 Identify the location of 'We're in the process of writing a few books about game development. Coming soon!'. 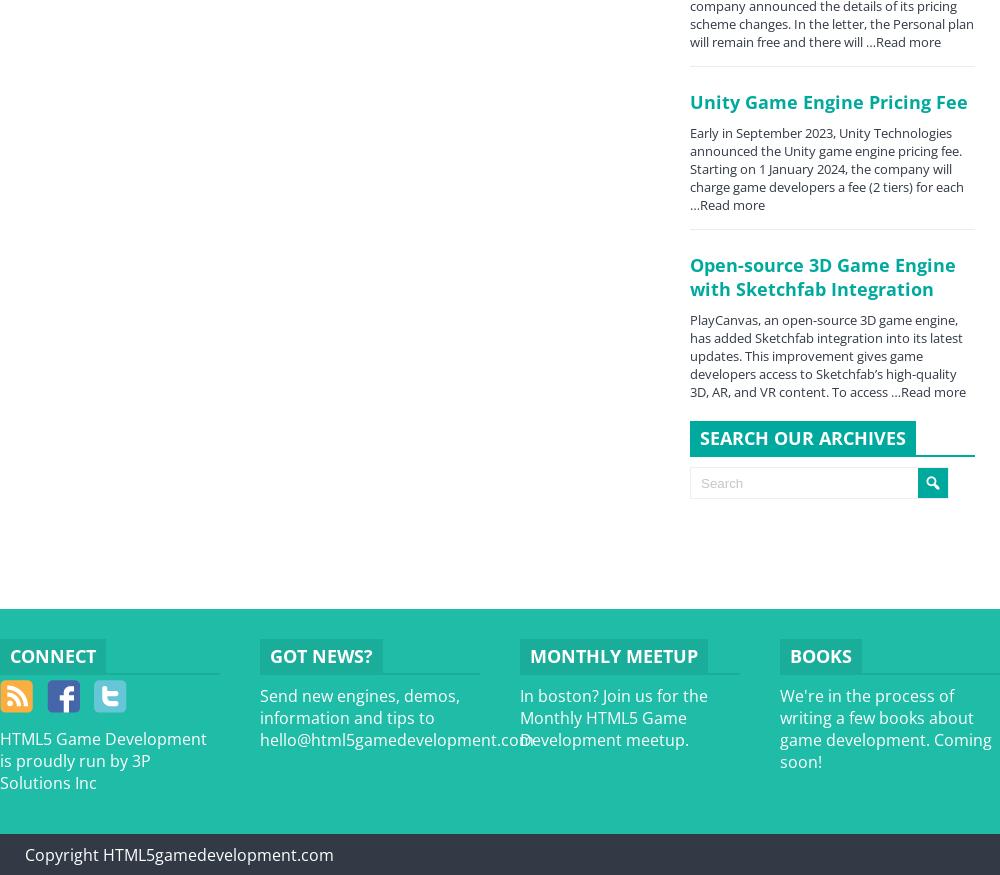
(886, 728).